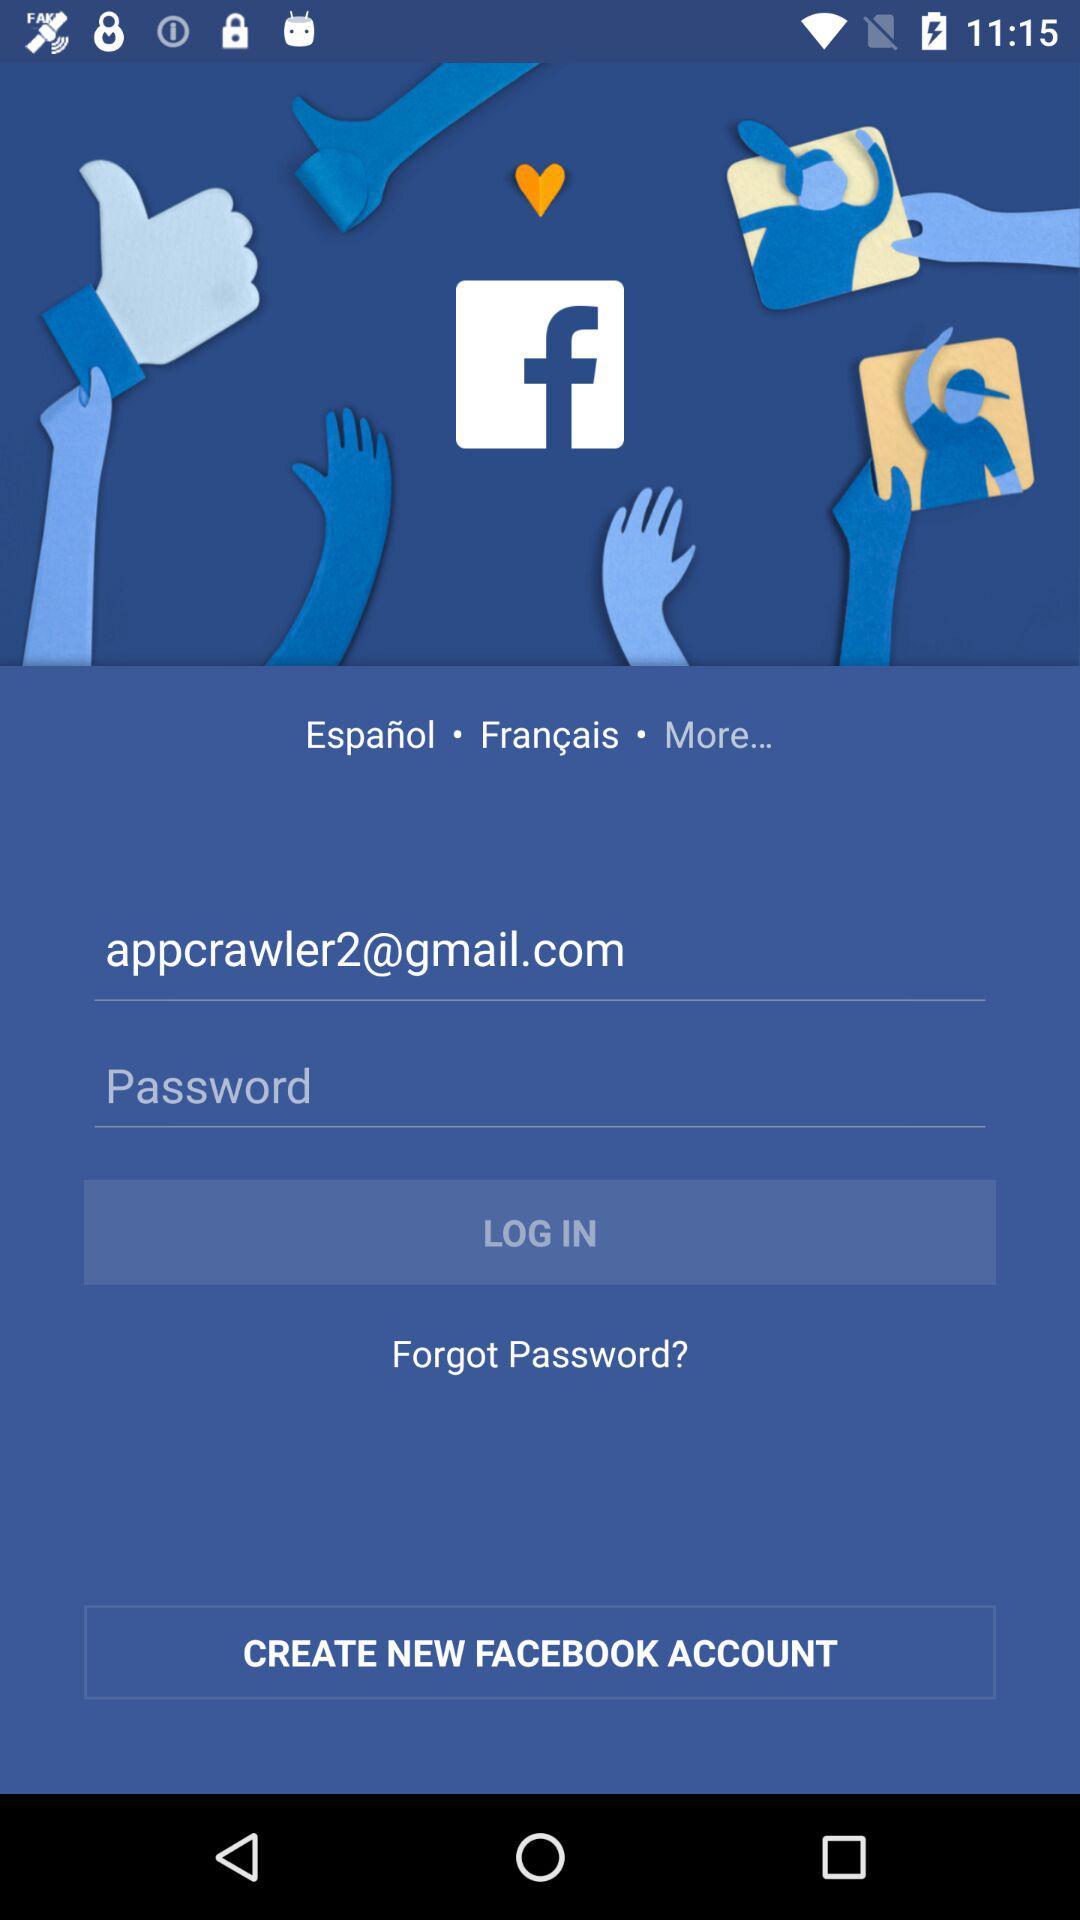 The height and width of the screenshot is (1920, 1080). What do you see at coordinates (540, 1231) in the screenshot?
I see `the log in icon` at bounding box center [540, 1231].